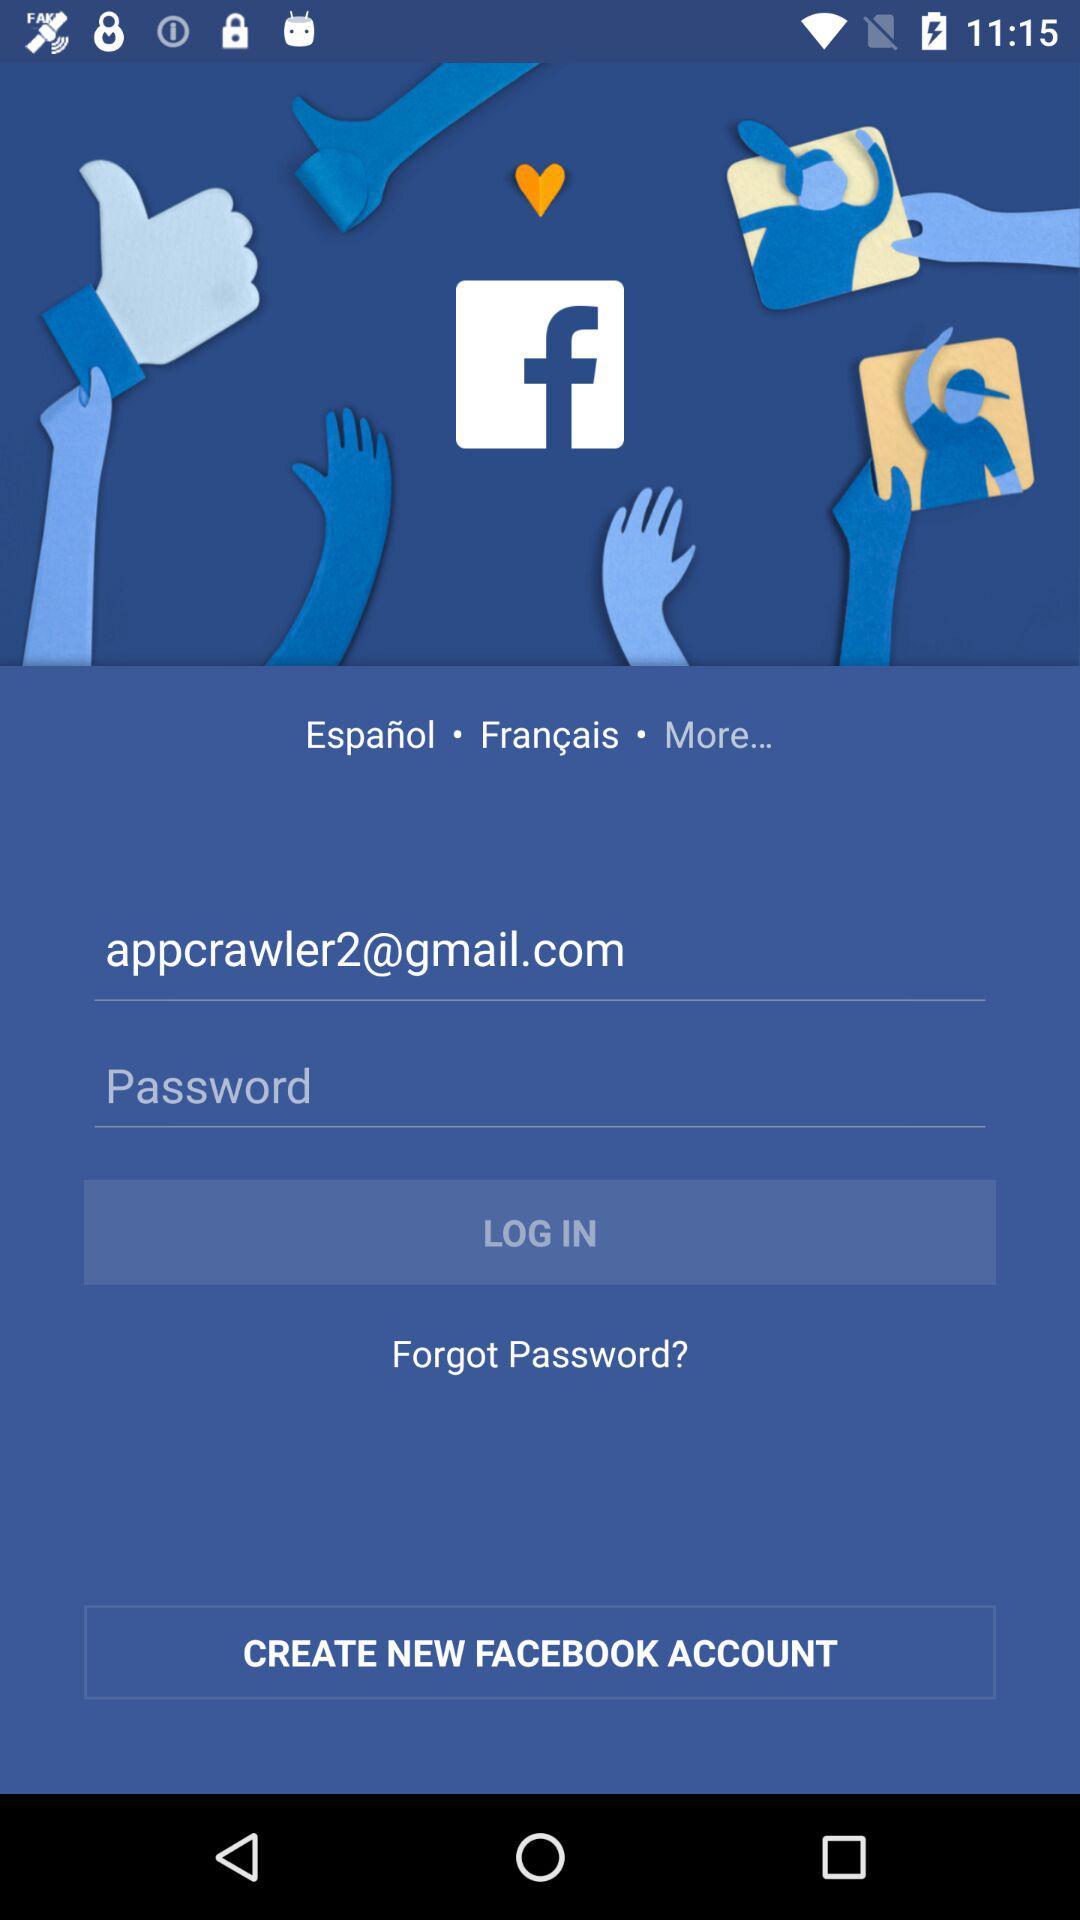 The height and width of the screenshot is (1920, 1080). What do you see at coordinates (540, 1231) in the screenshot?
I see `the log in icon` at bounding box center [540, 1231].